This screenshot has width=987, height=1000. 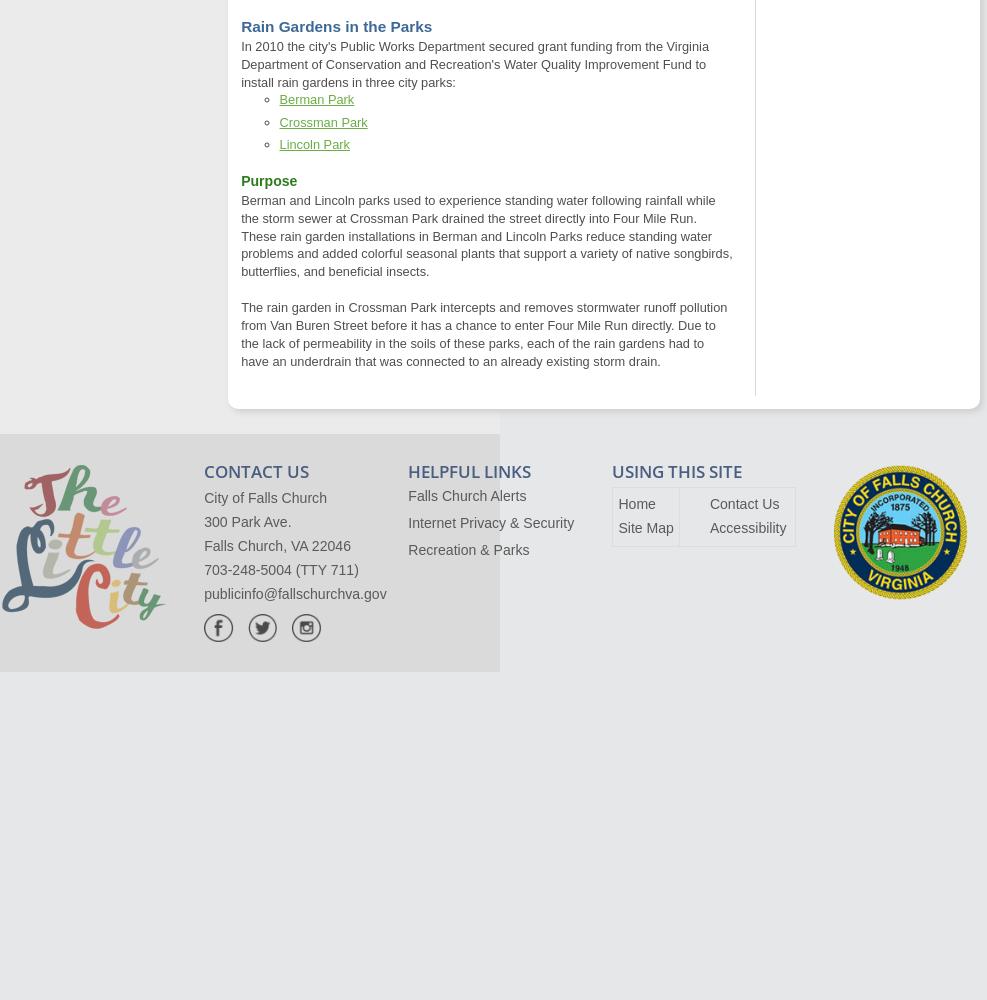 I want to click on 'Accessibility', so click(x=707, y=528).